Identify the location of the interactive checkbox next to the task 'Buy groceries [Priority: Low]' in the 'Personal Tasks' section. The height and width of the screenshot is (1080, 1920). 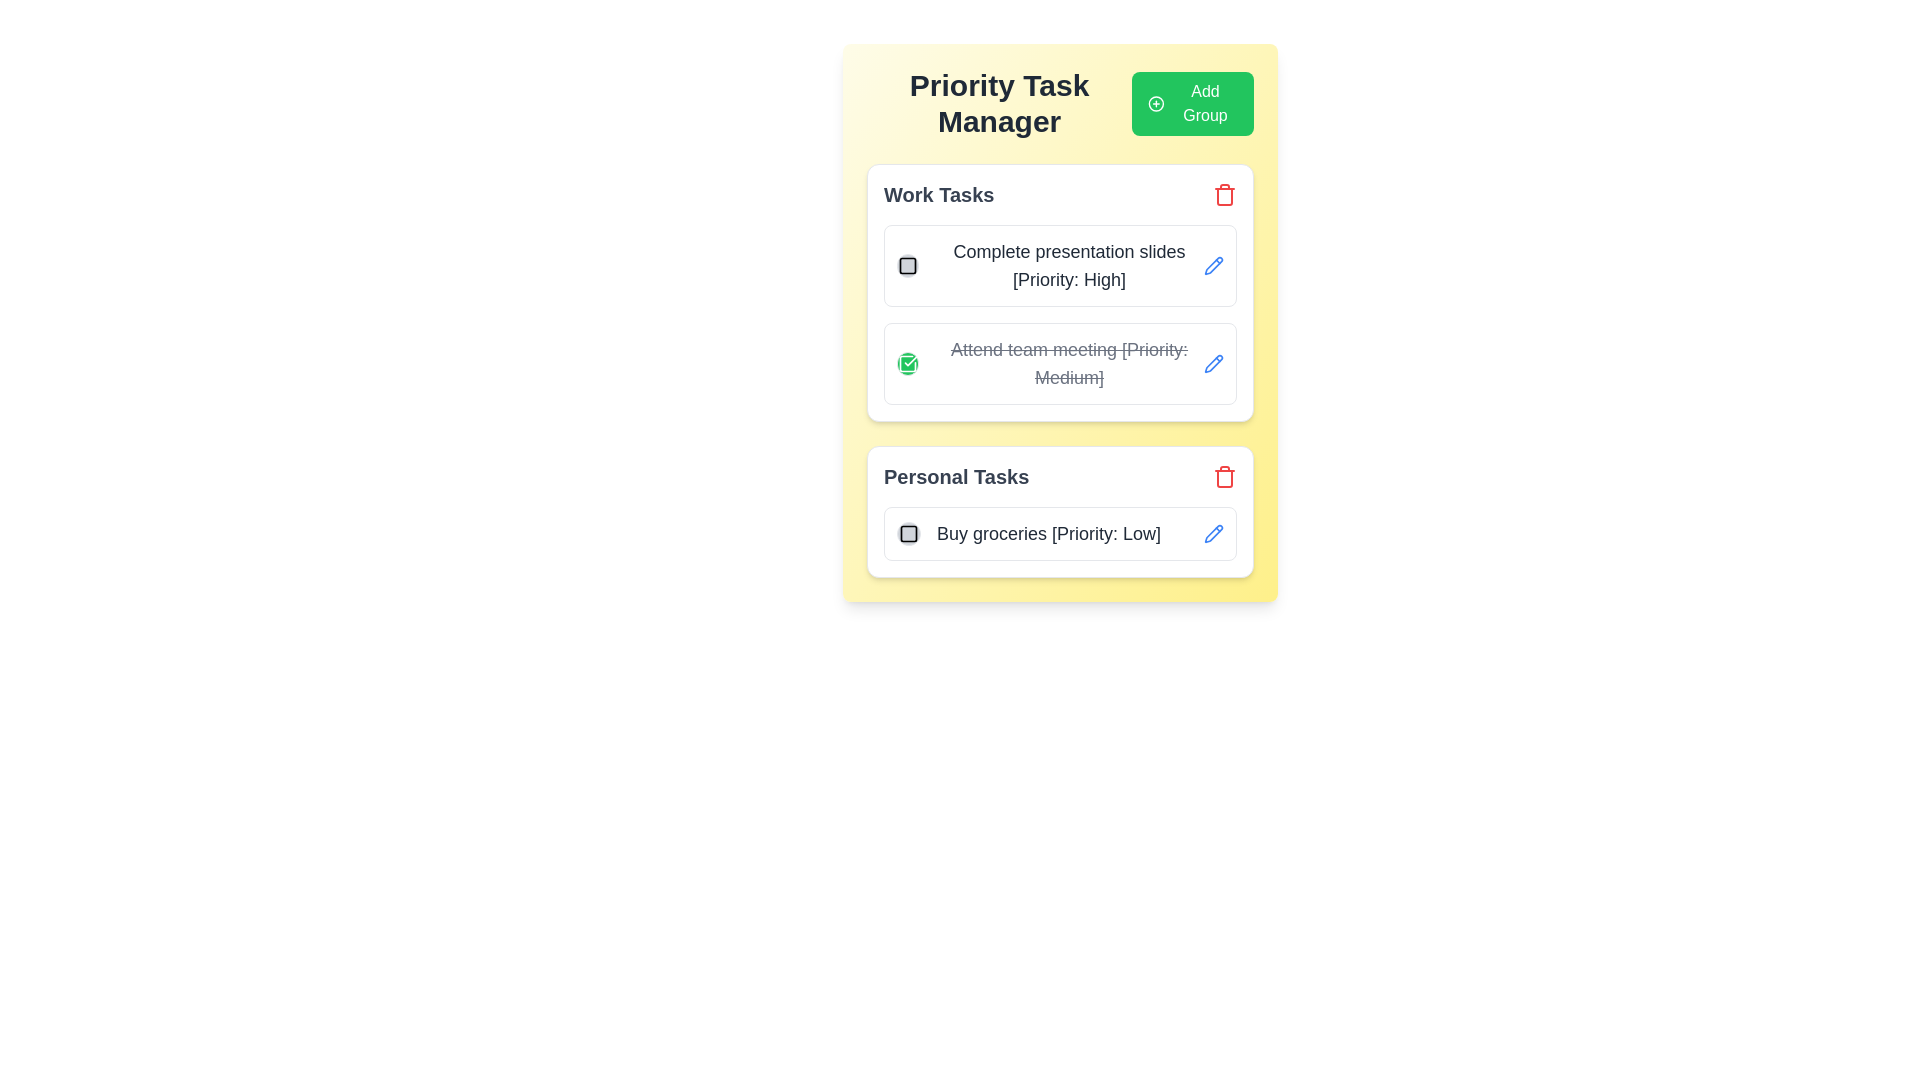
(907, 532).